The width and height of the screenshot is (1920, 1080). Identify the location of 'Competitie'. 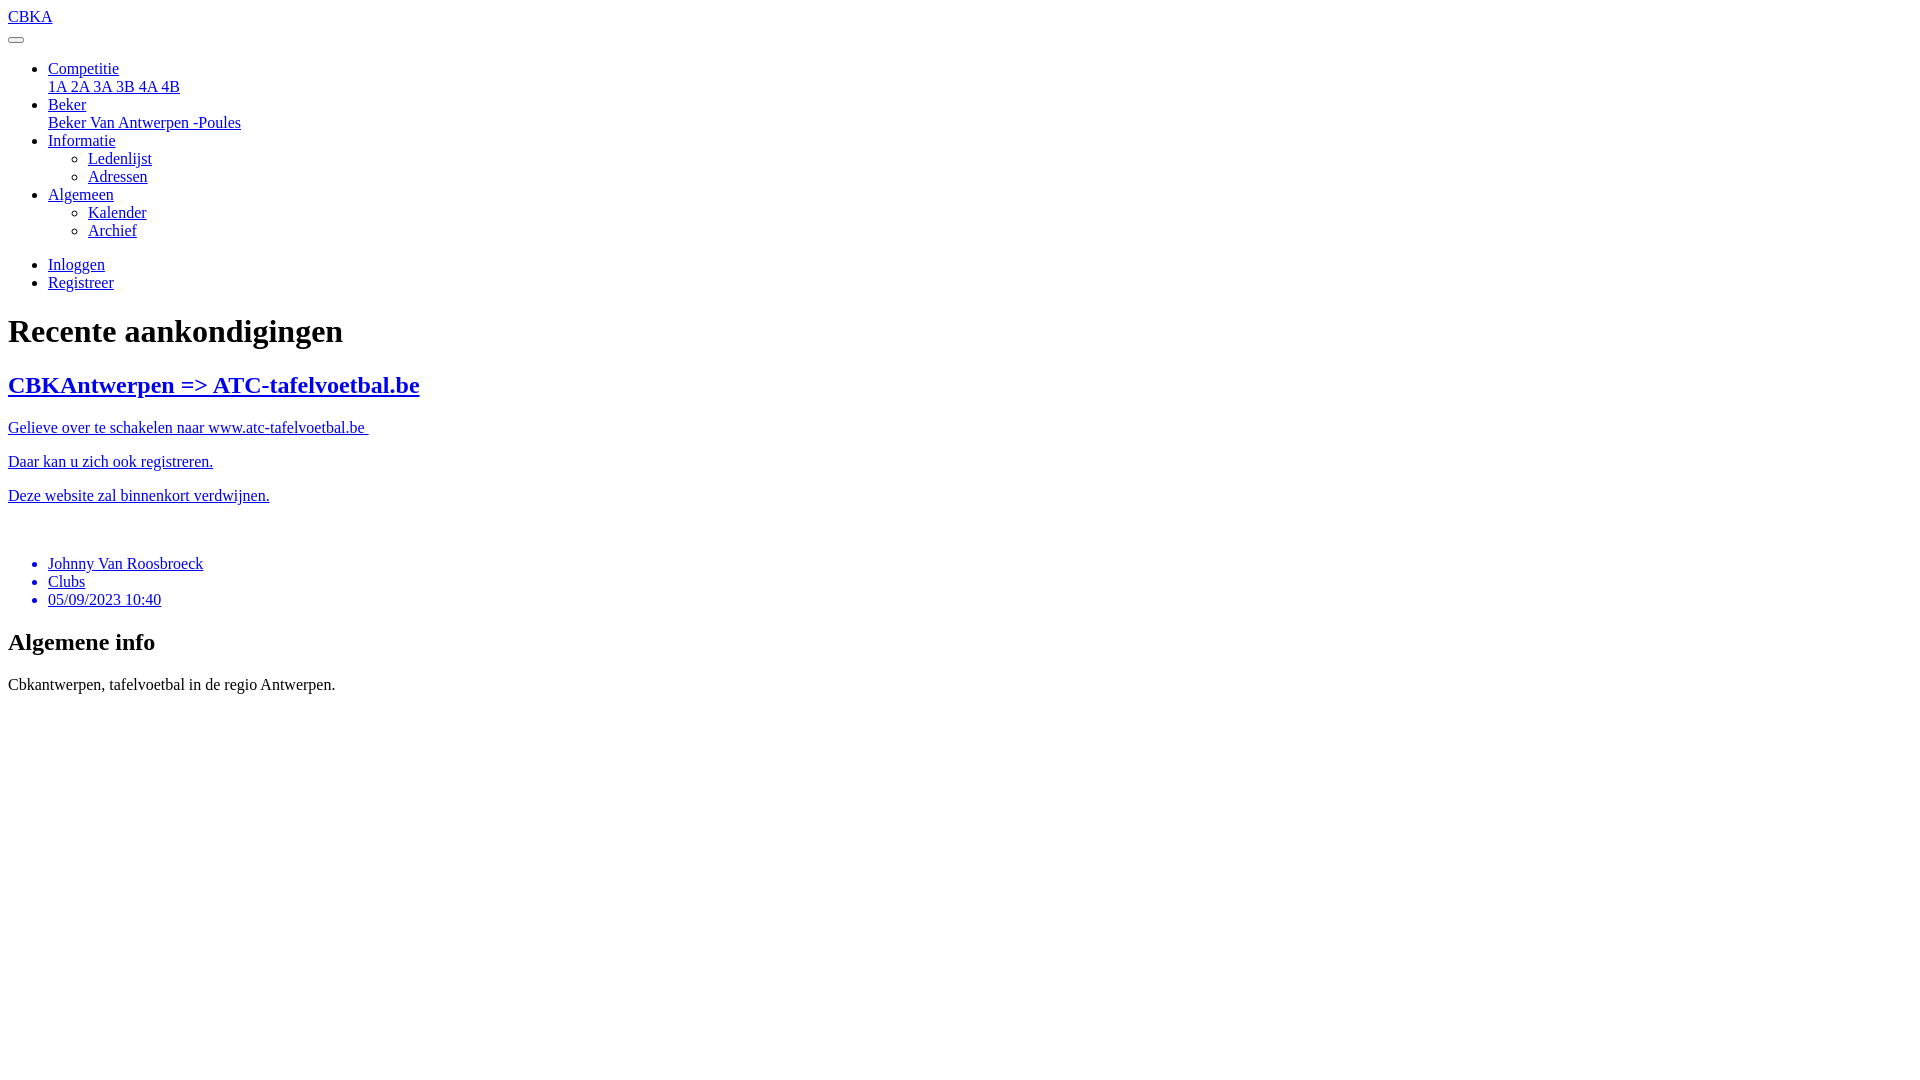
(82, 67).